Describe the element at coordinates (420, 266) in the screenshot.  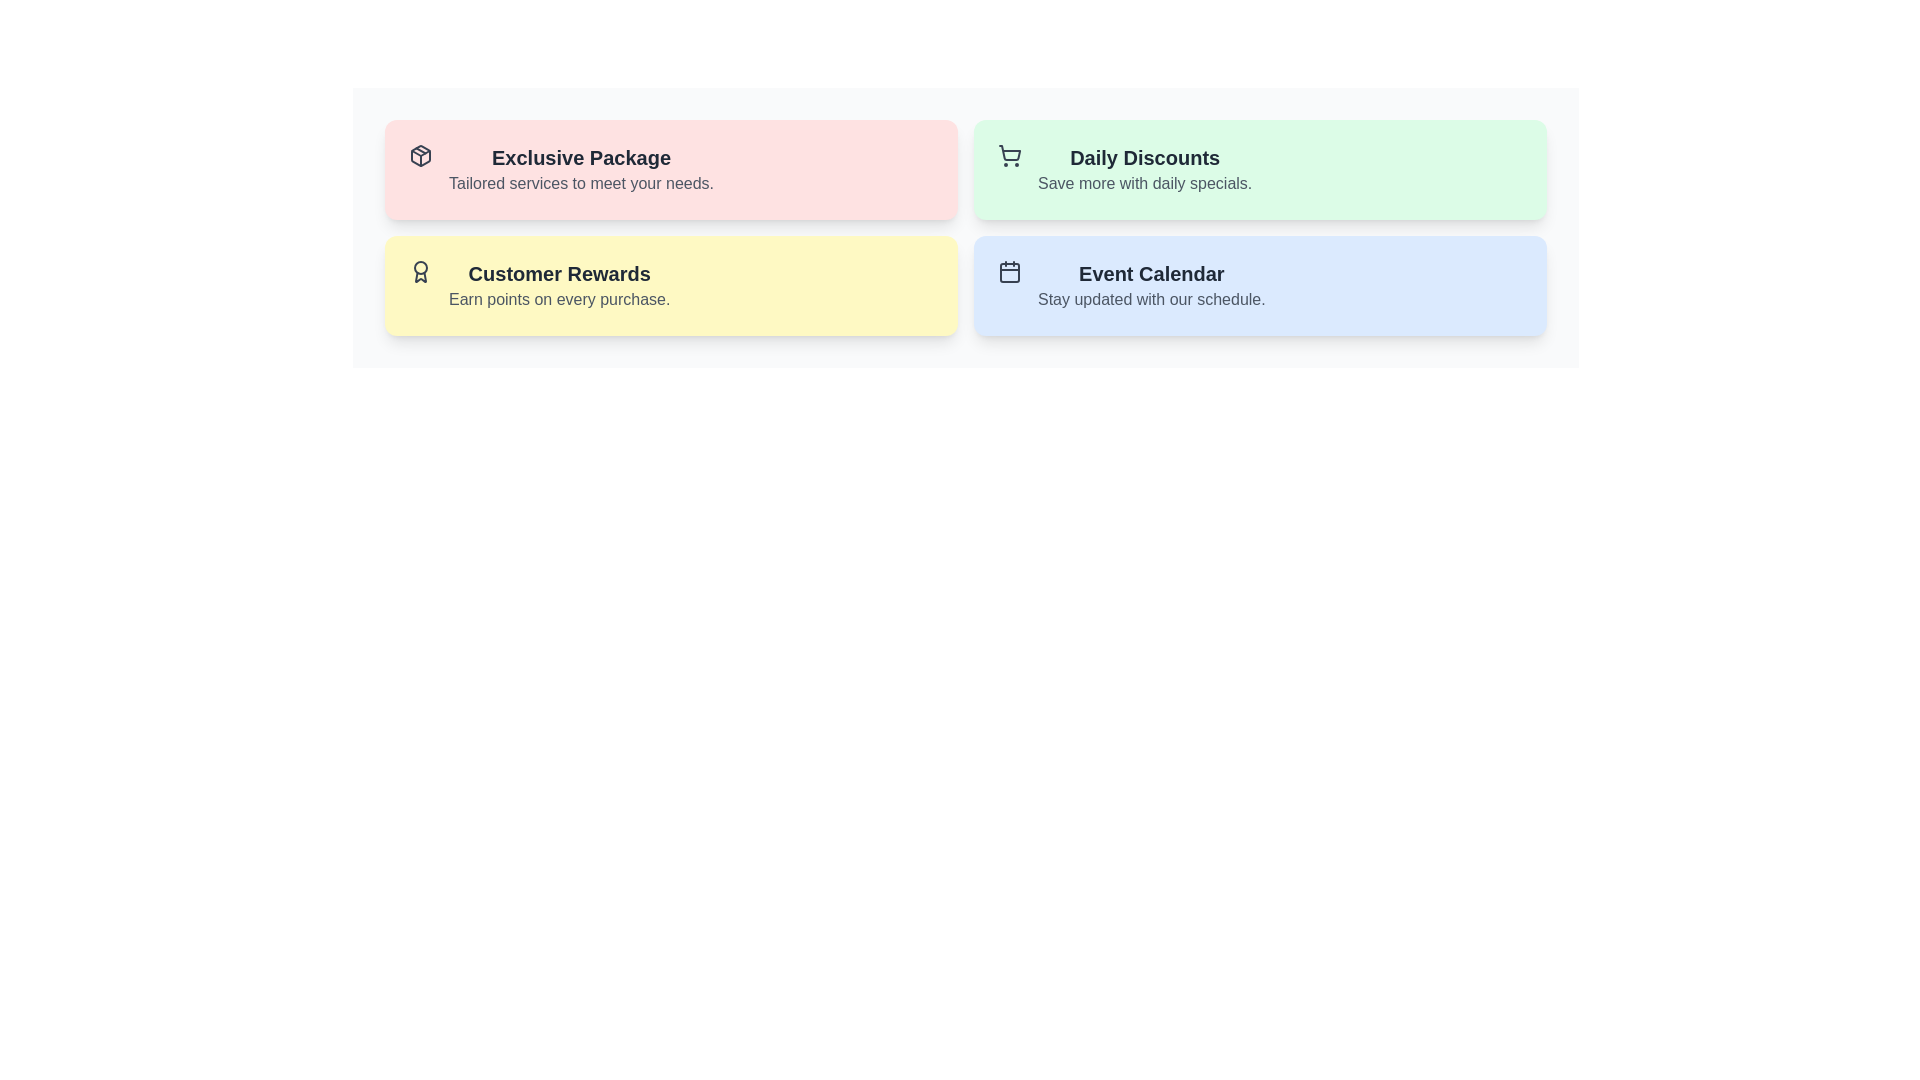
I see `the decorative circle component within the SVG graphic representing the top part of an award icon, symbolizing achievement or recognition` at that location.